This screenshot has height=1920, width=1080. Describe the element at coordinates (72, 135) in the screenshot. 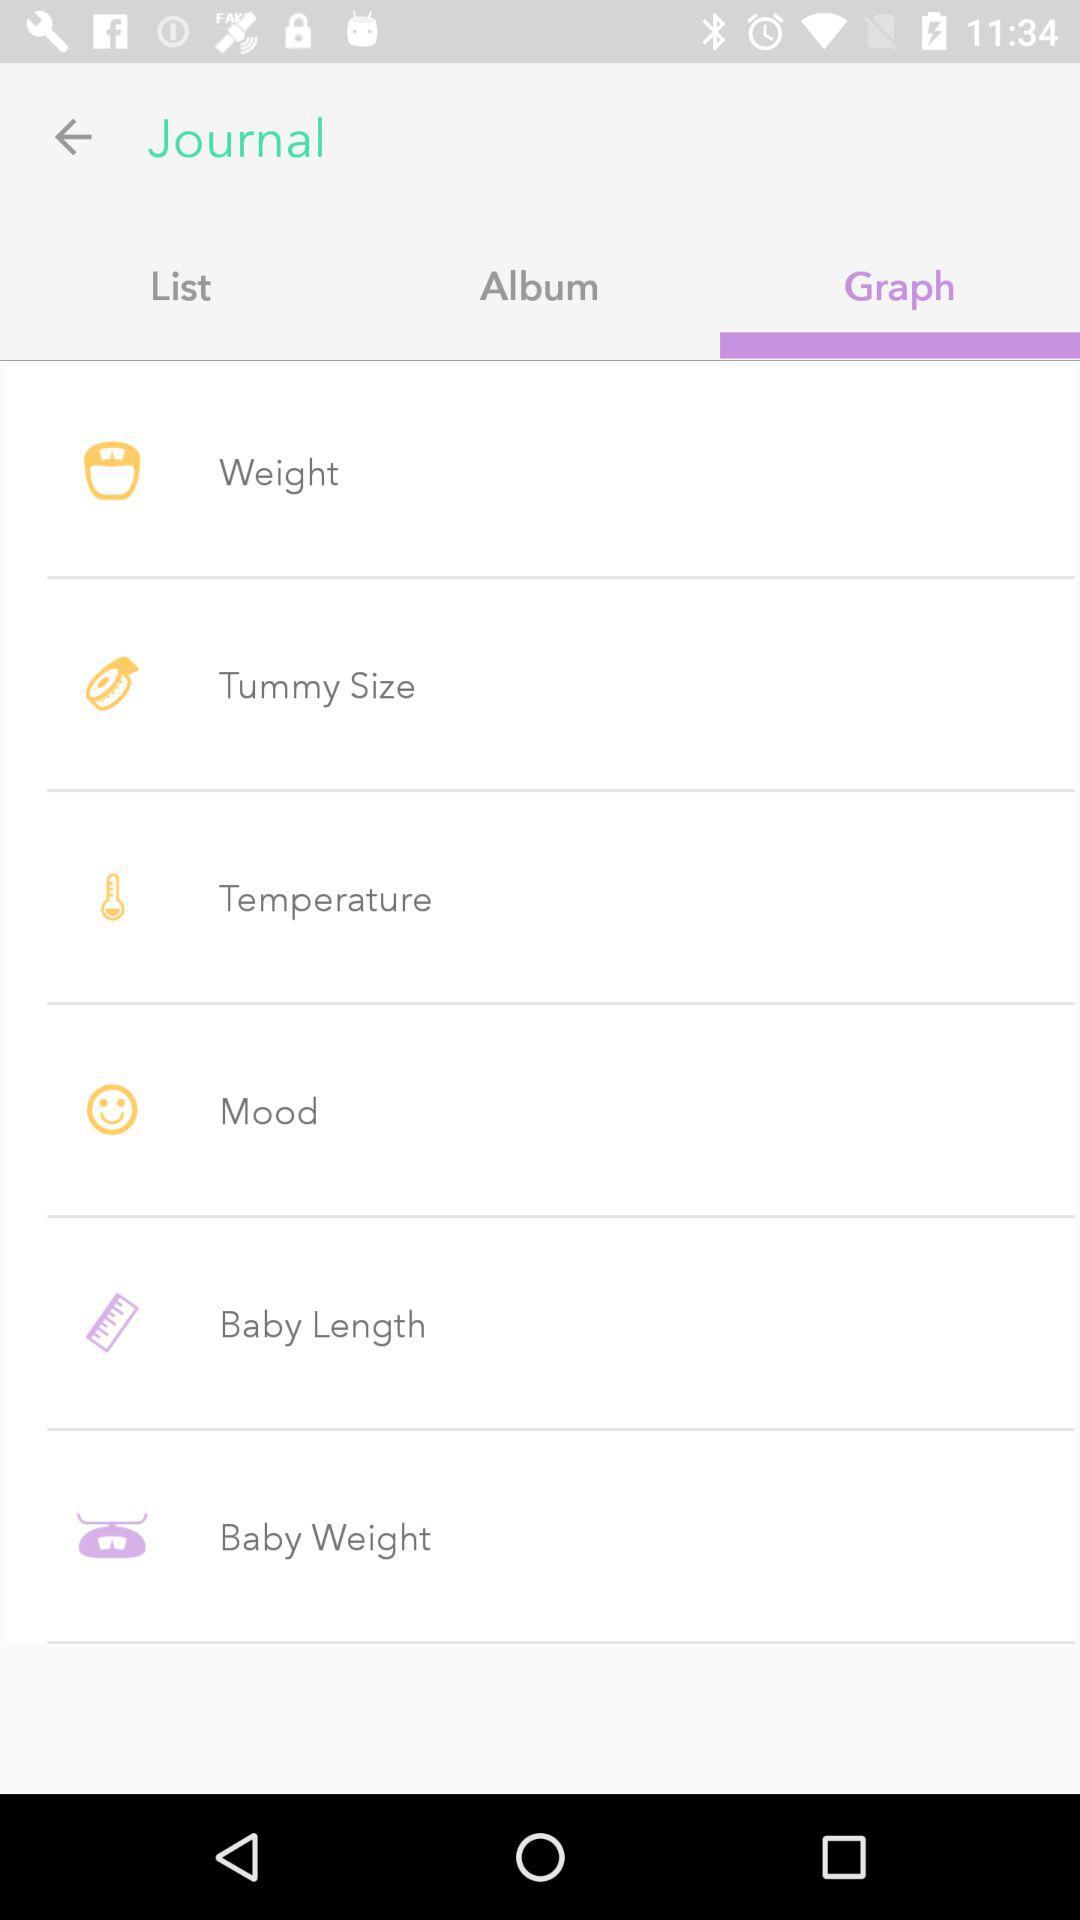

I see `item to the left of journal item` at that location.